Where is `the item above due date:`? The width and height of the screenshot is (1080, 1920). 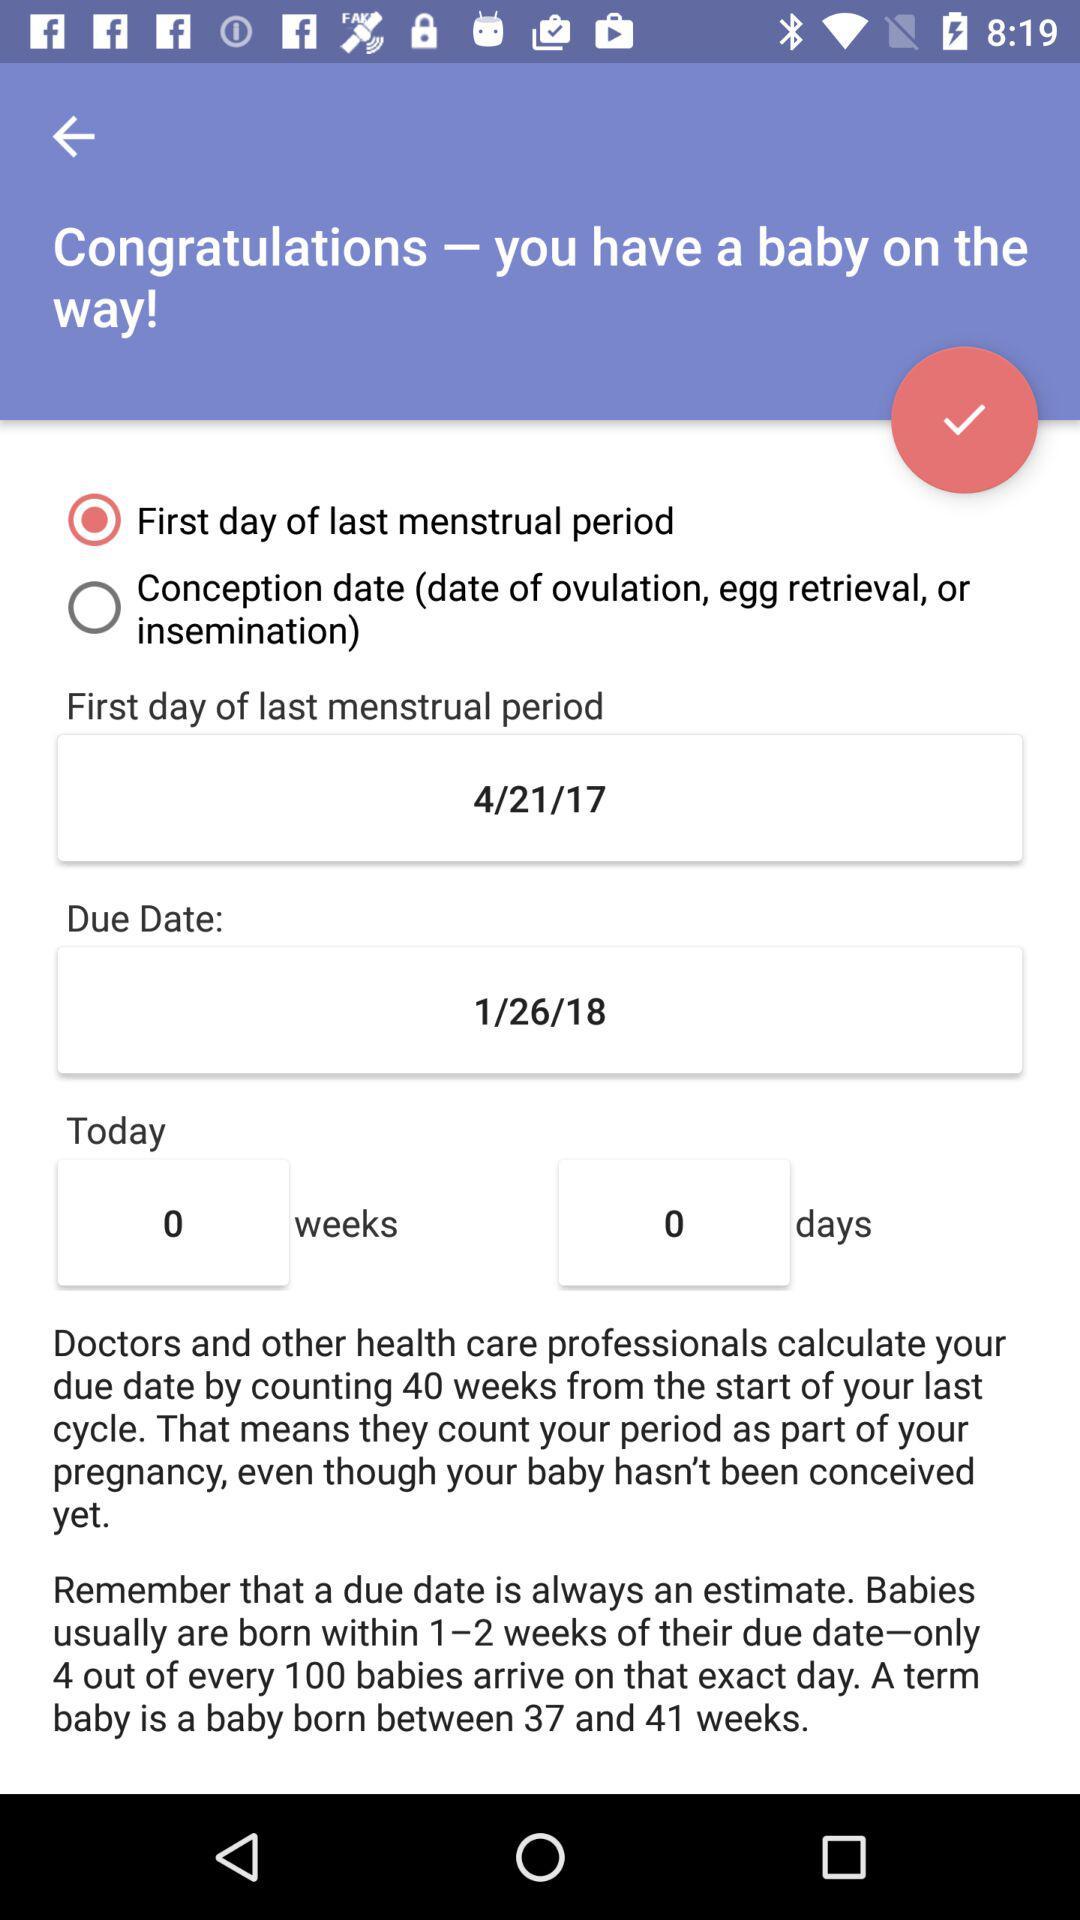
the item above due date: is located at coordinates (540, 796).